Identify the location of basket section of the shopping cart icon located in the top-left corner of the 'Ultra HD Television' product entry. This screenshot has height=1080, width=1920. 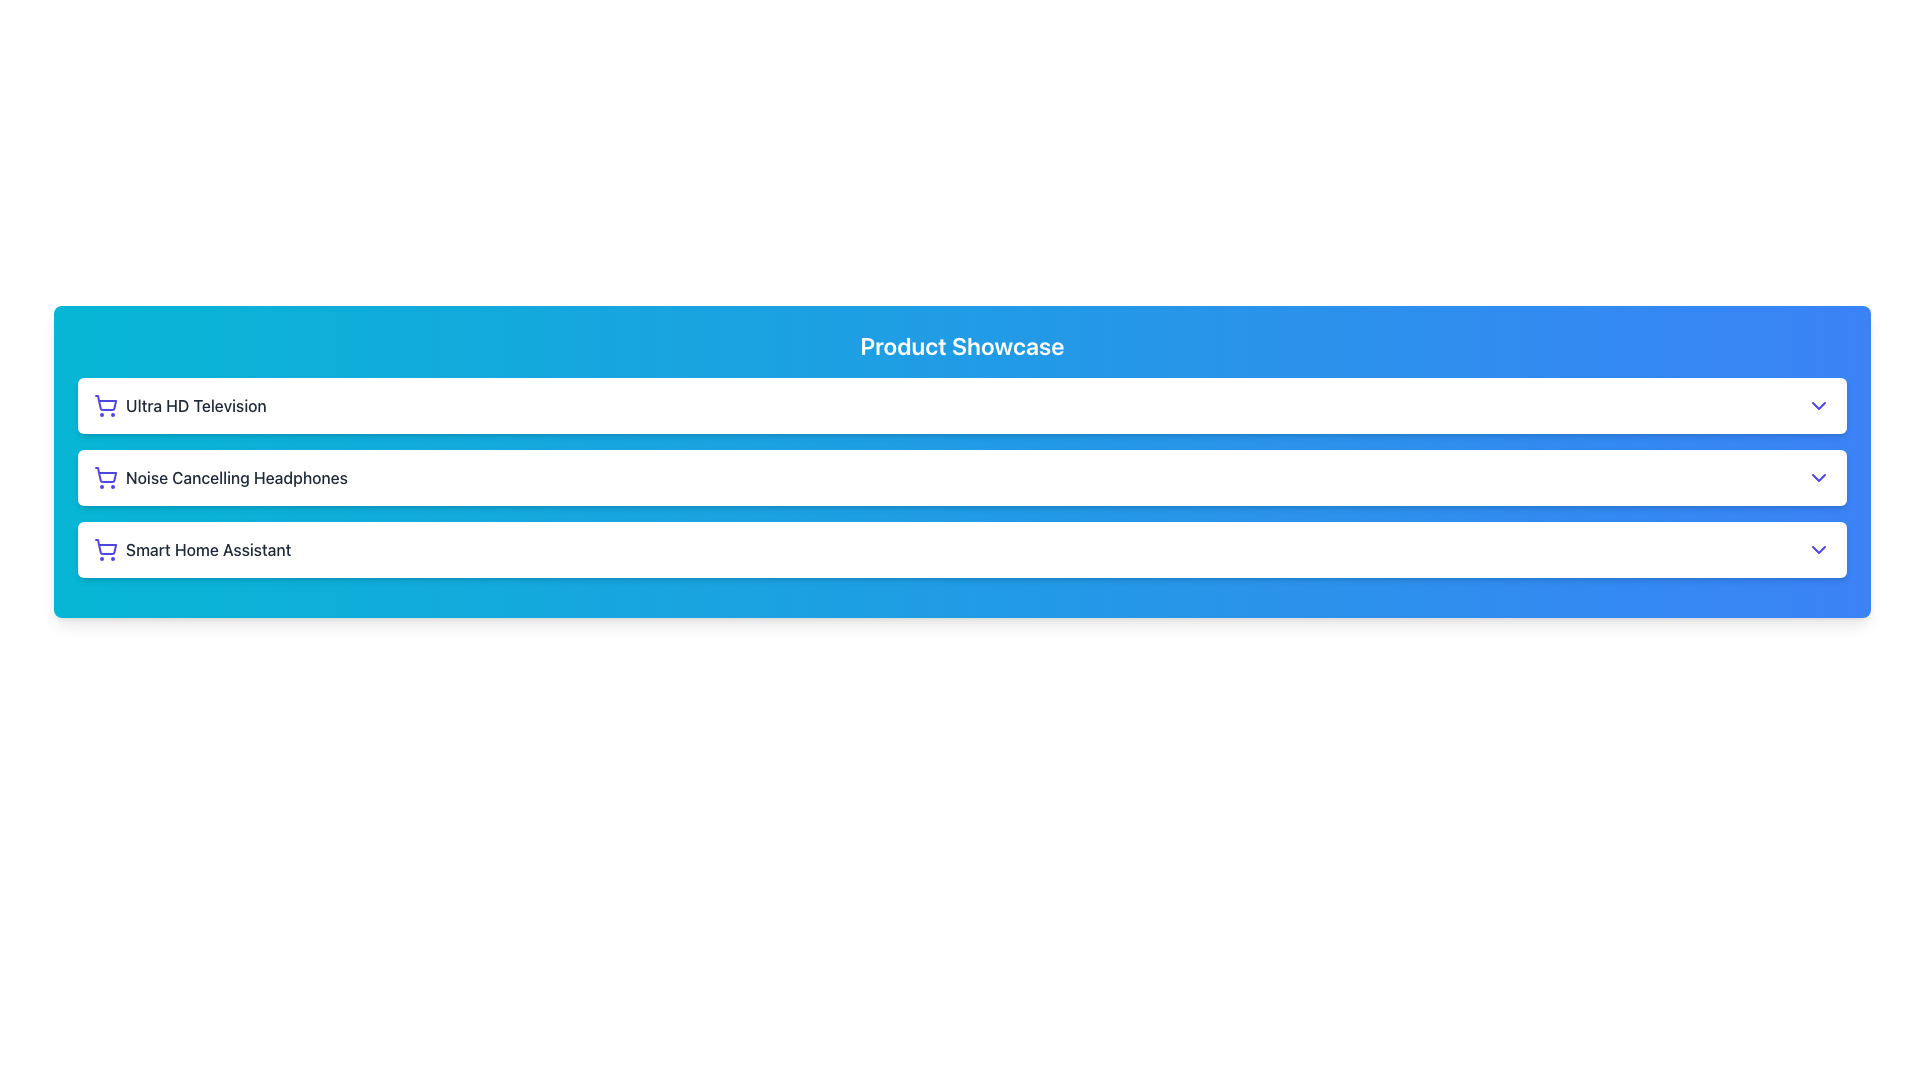
(104, 403).